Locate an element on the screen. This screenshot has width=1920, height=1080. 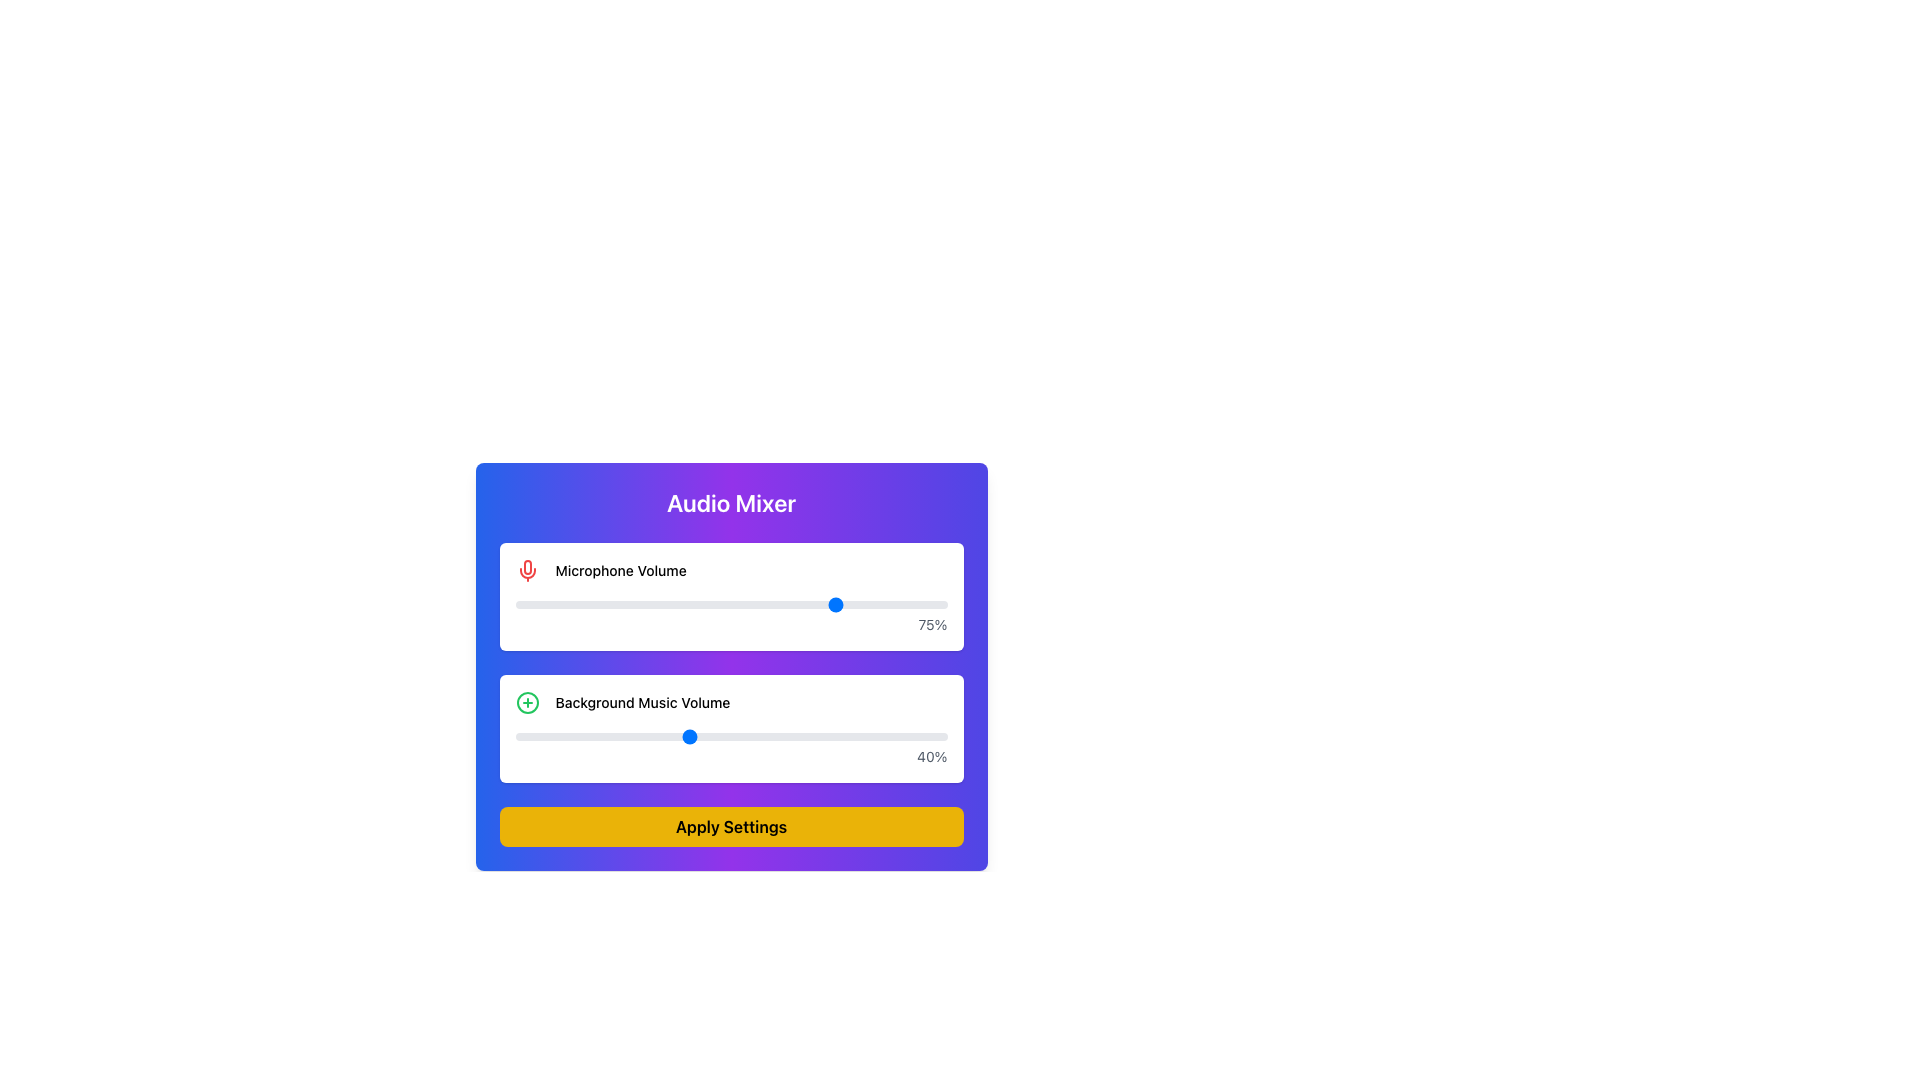
the microphone icon located in the 'Microphone Volume' section, positioned at the leftmost side near the 'Microphone Volume' label is located at coordinates (527, 570).